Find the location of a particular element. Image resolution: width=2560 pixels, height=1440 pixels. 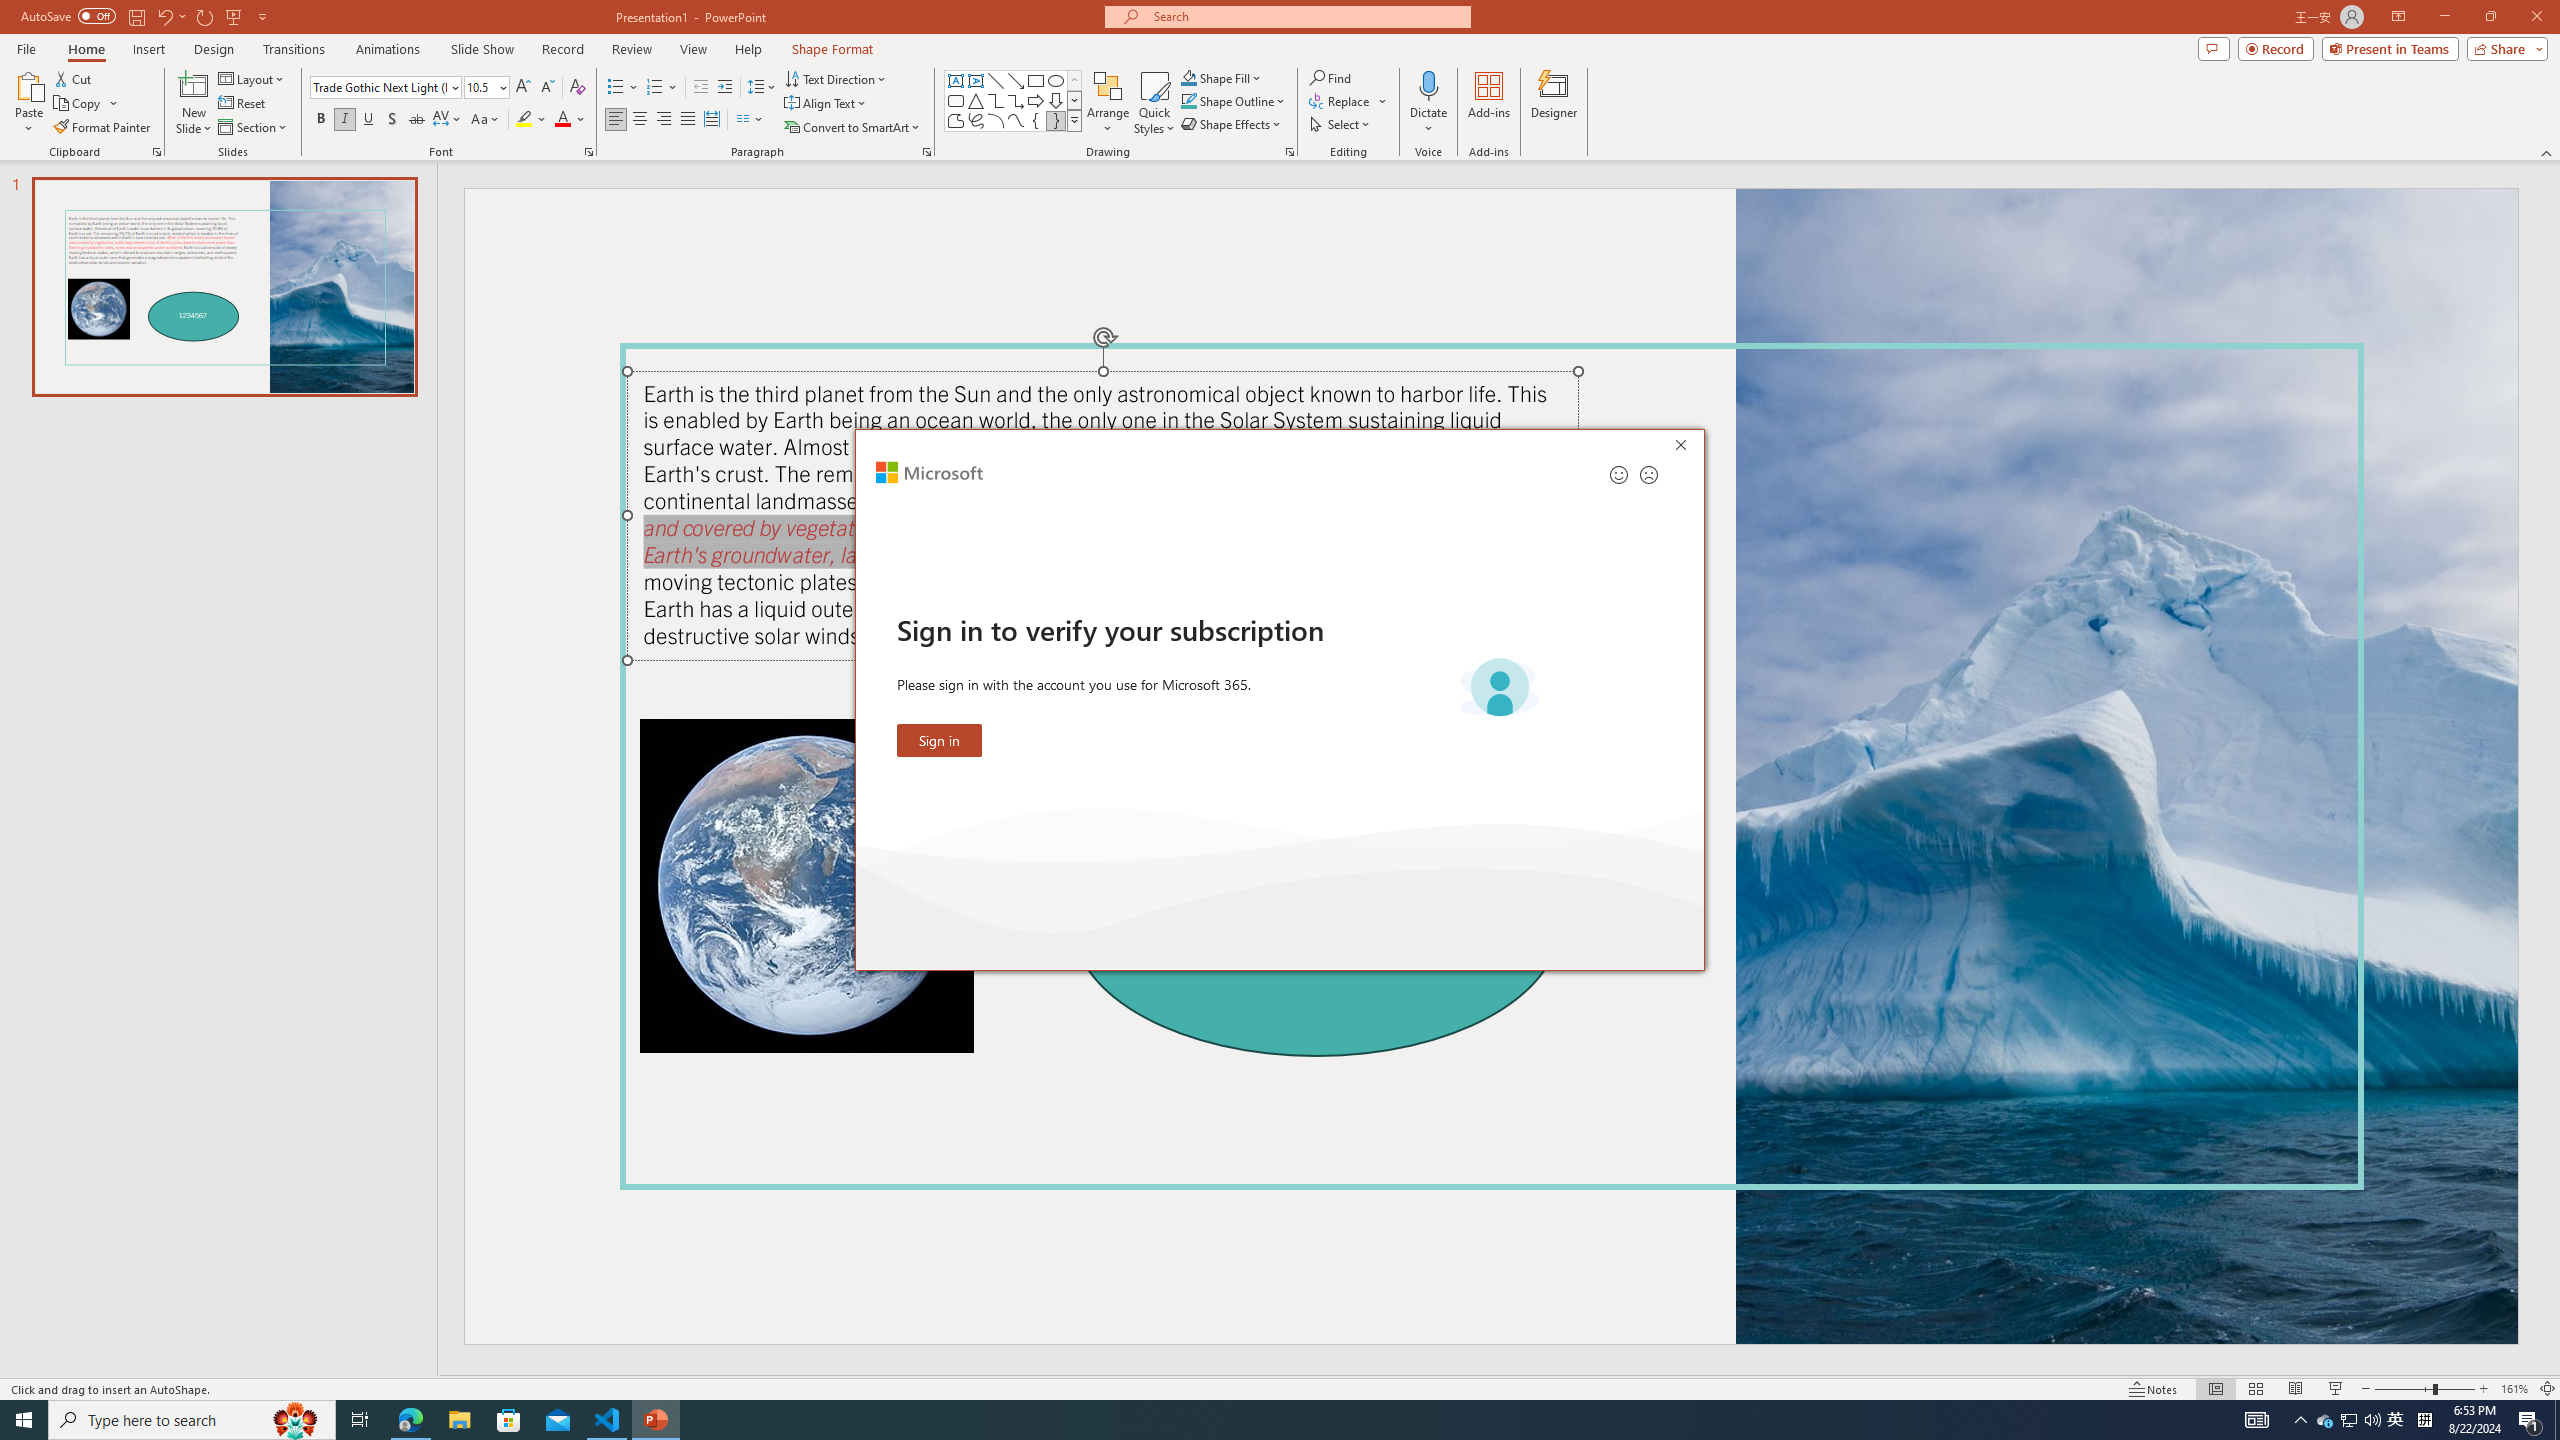

'Arrow: Down' is located at coordinates (1055, 99).